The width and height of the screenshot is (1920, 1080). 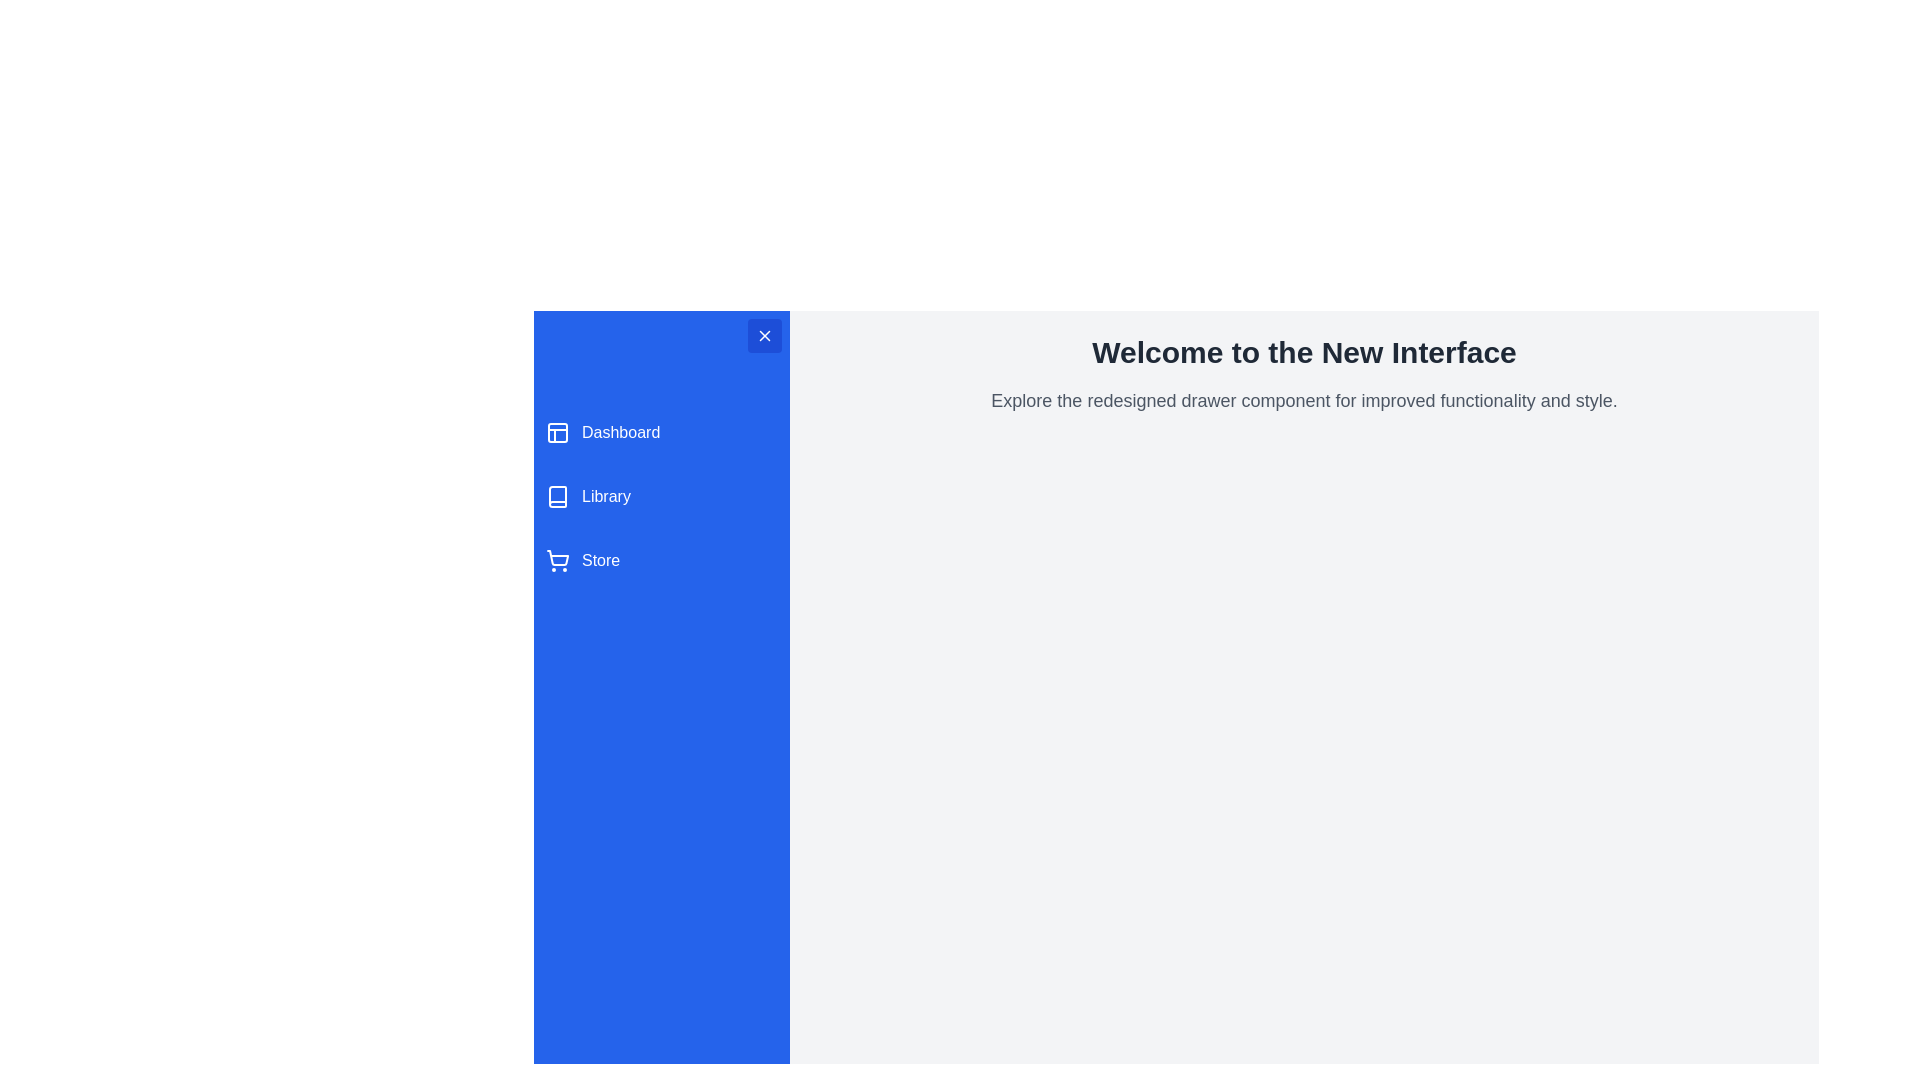 What do you see at coordinates (1304, 352) in the screenshot?
I see `the Text Label that serves as a heading or title, located at the top right of the main content area` at bounding box center [1304, 352].